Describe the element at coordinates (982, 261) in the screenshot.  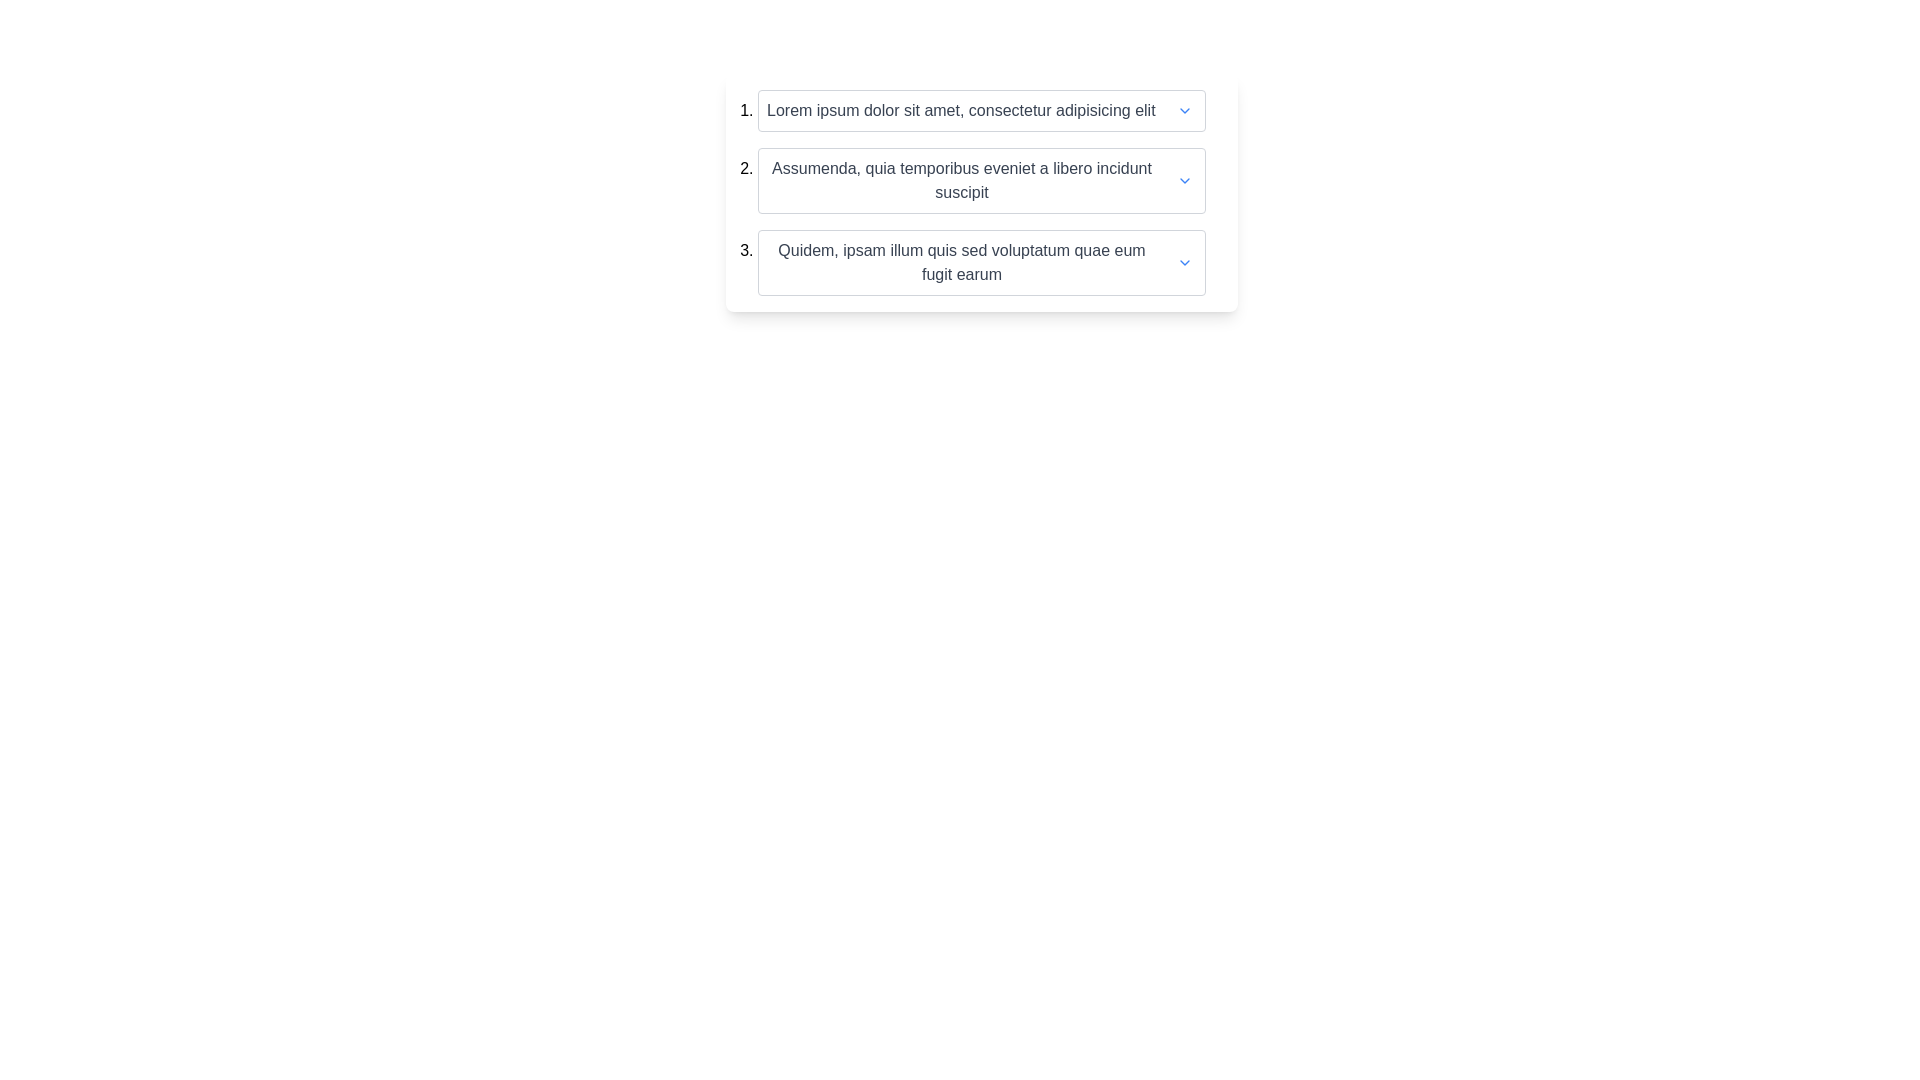
I see `the chevron icon on the third item in the enumerated list` at that location.